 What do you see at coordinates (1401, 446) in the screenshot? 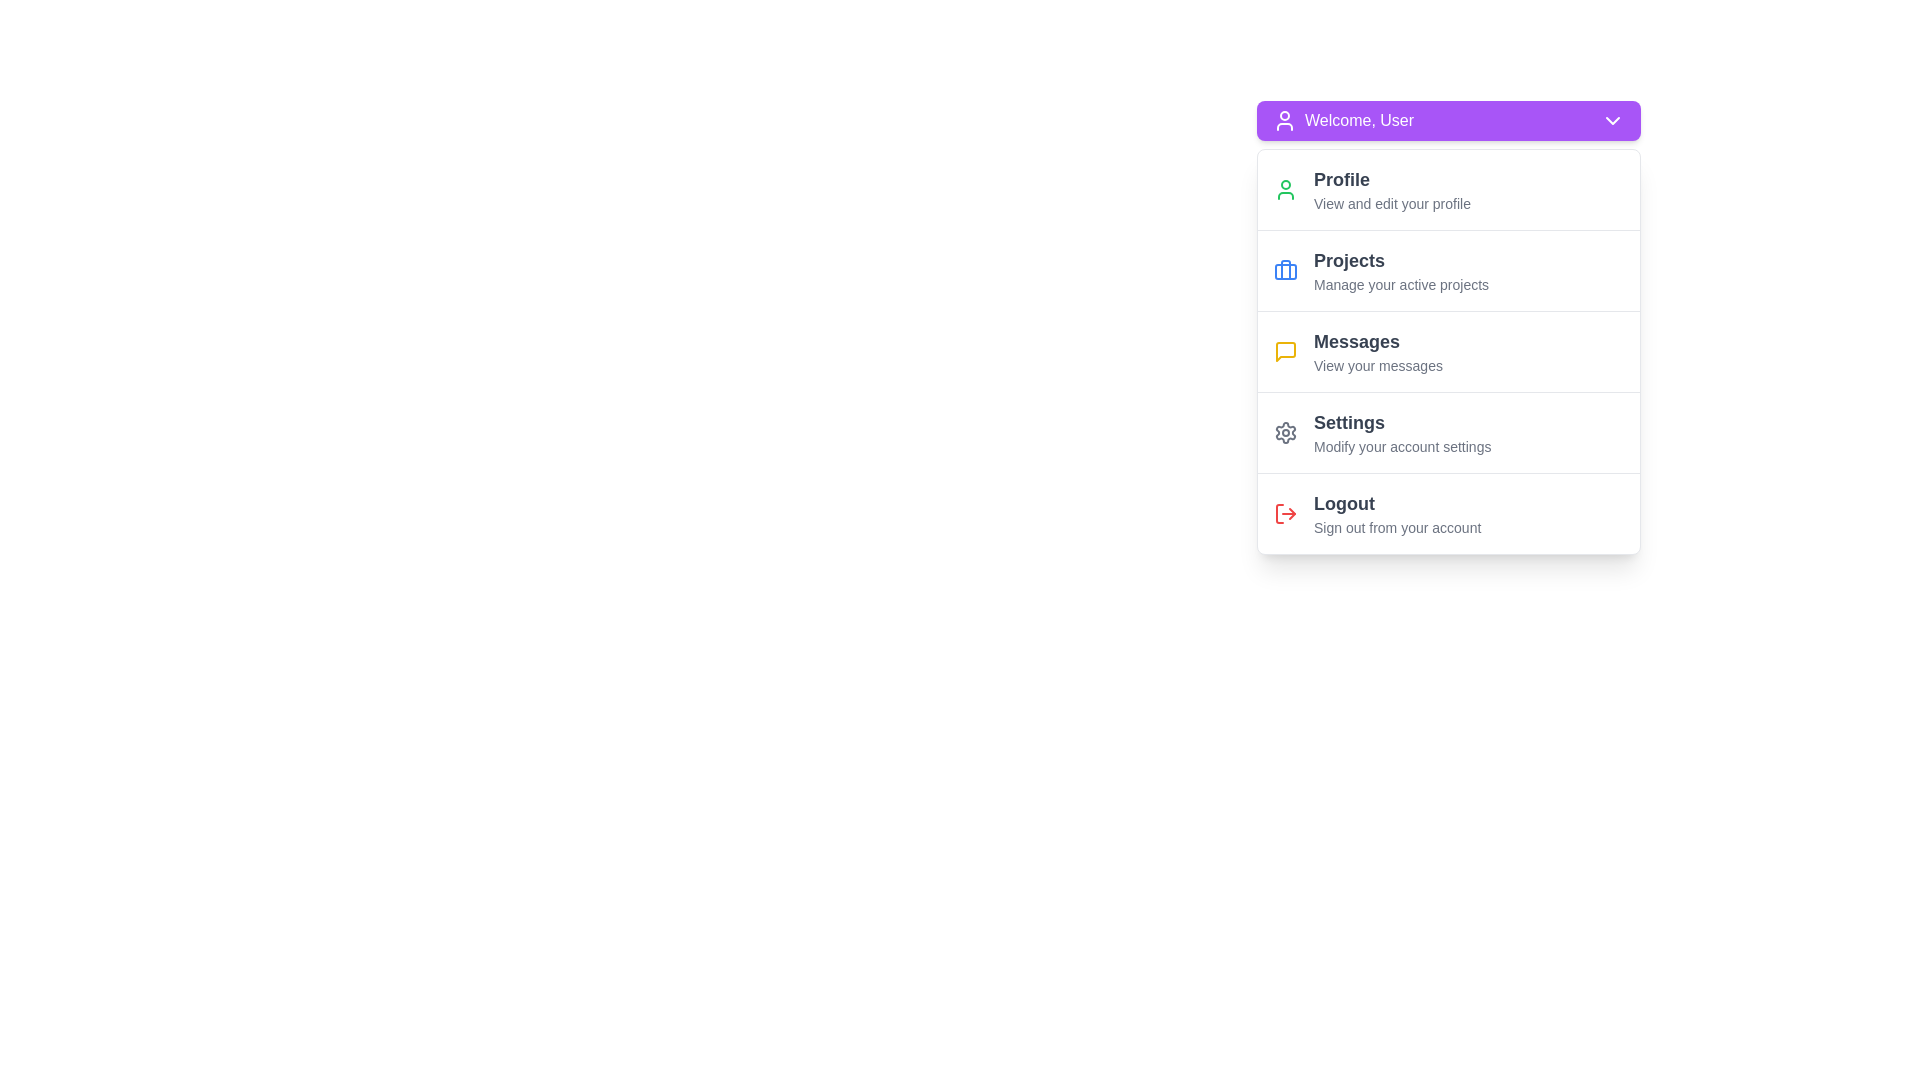
I see `the contextual information Text label located under the 'Settings' section in the vertical navigation menu, which describes the purpose of the 'Settings' menu item` at bounding box center [1401, 446].